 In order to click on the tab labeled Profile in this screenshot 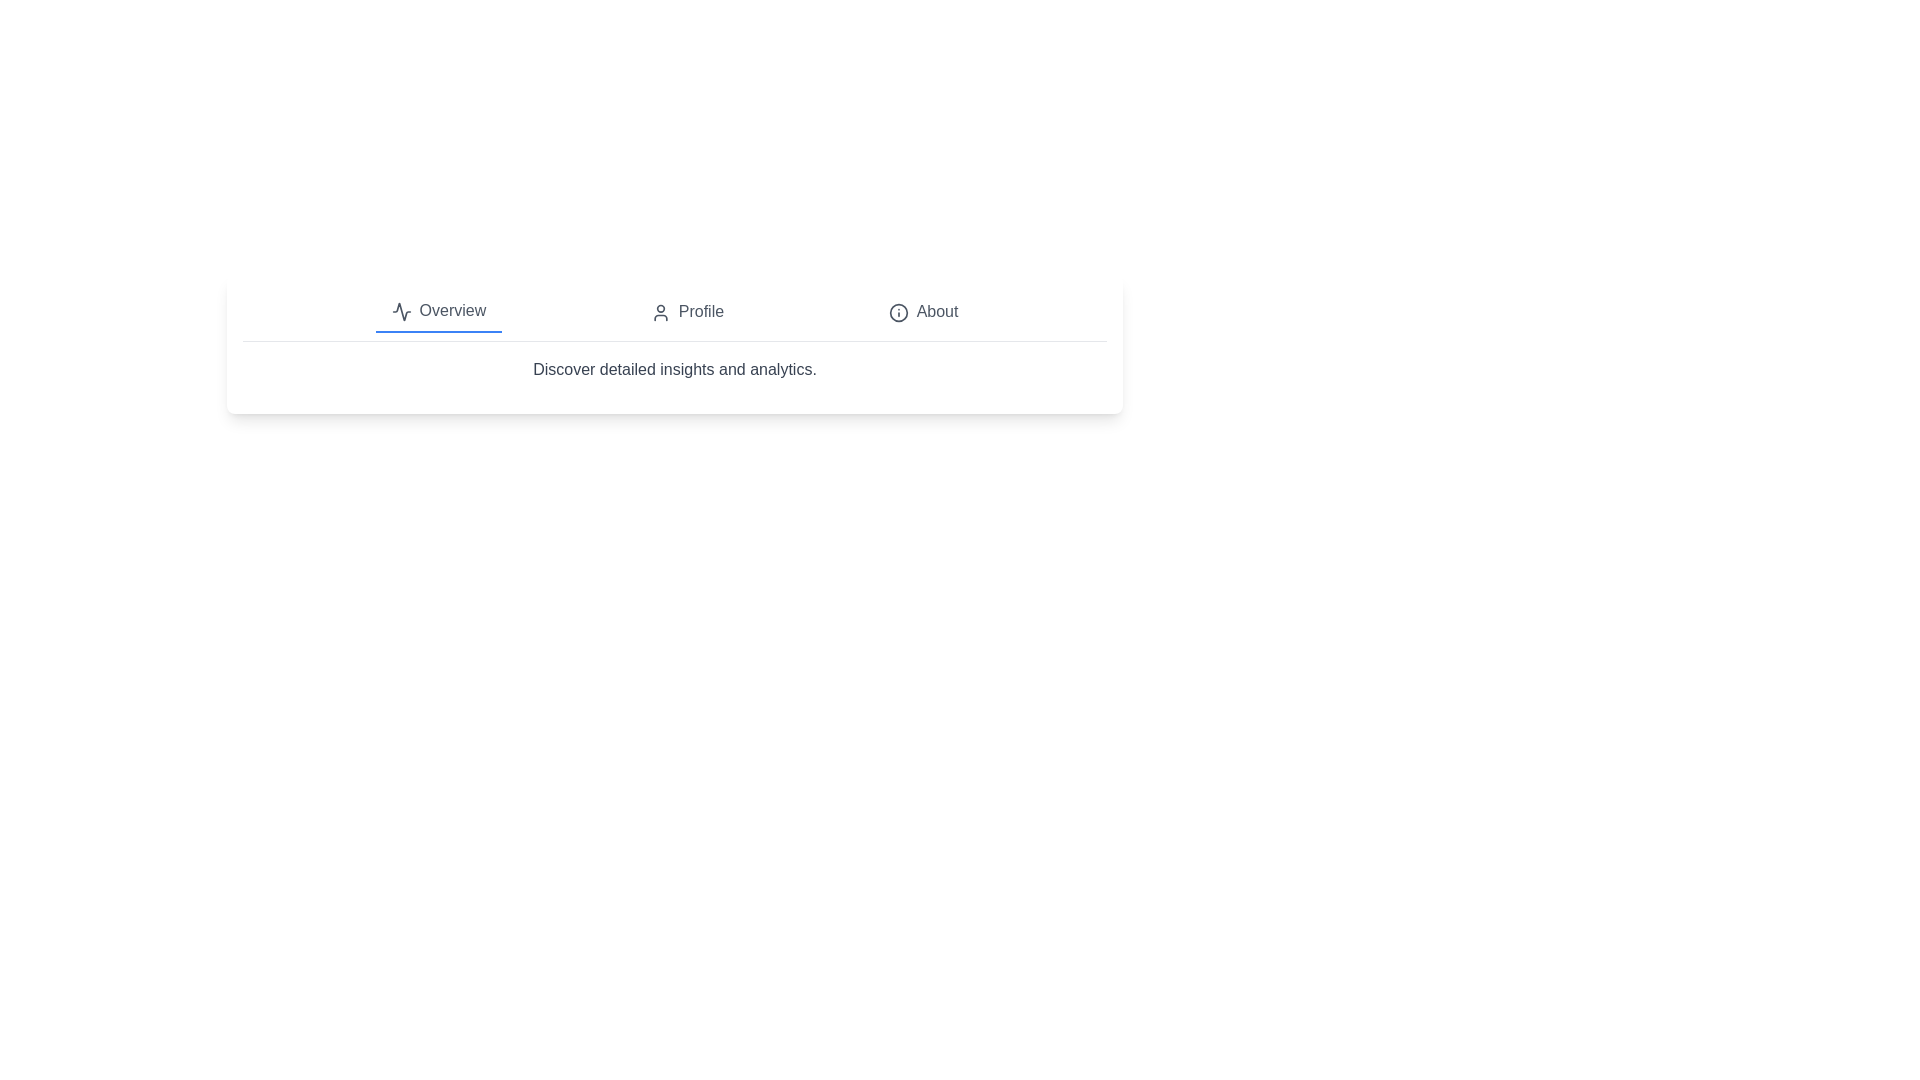, I will do `click(687, 312)`.